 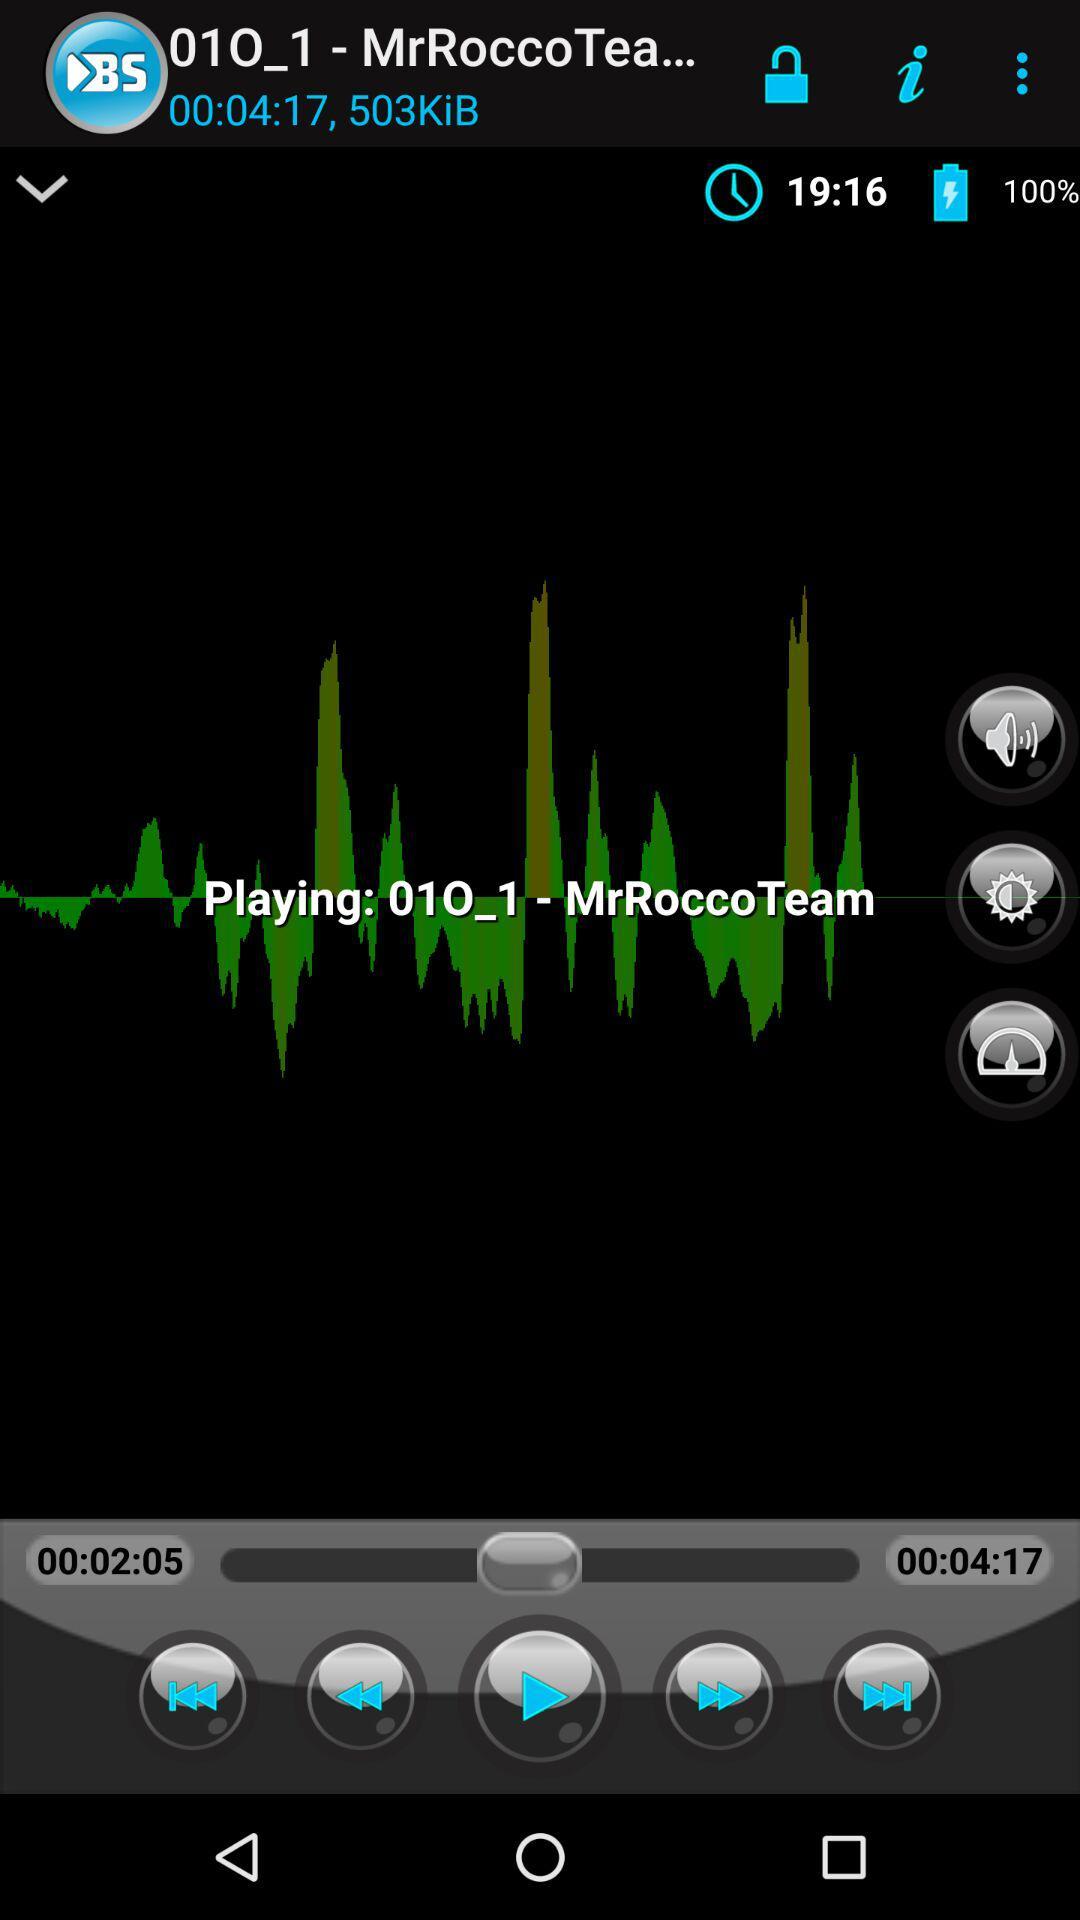 I want to click on more options, so click(x=42, y=188).